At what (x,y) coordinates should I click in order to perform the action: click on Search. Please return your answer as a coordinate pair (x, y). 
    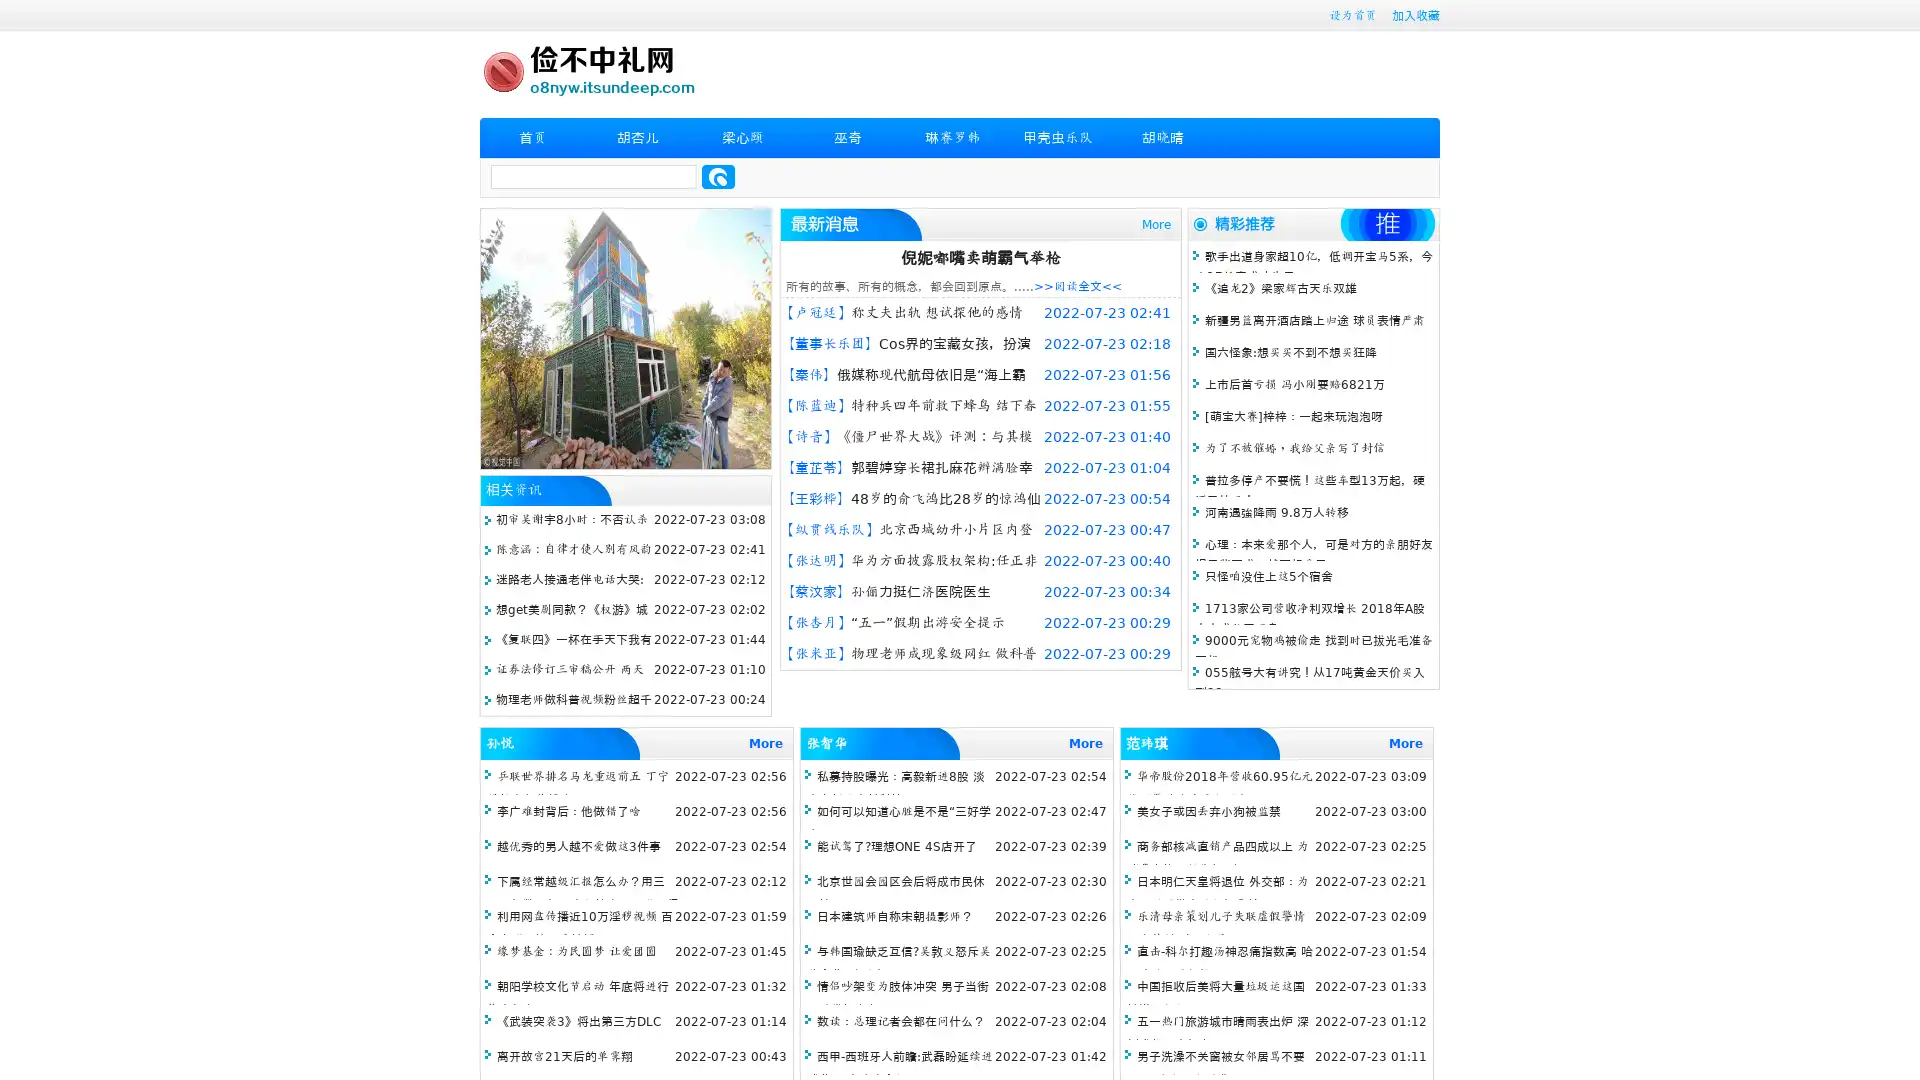
    Looking at the image, I should click on (718, 176).